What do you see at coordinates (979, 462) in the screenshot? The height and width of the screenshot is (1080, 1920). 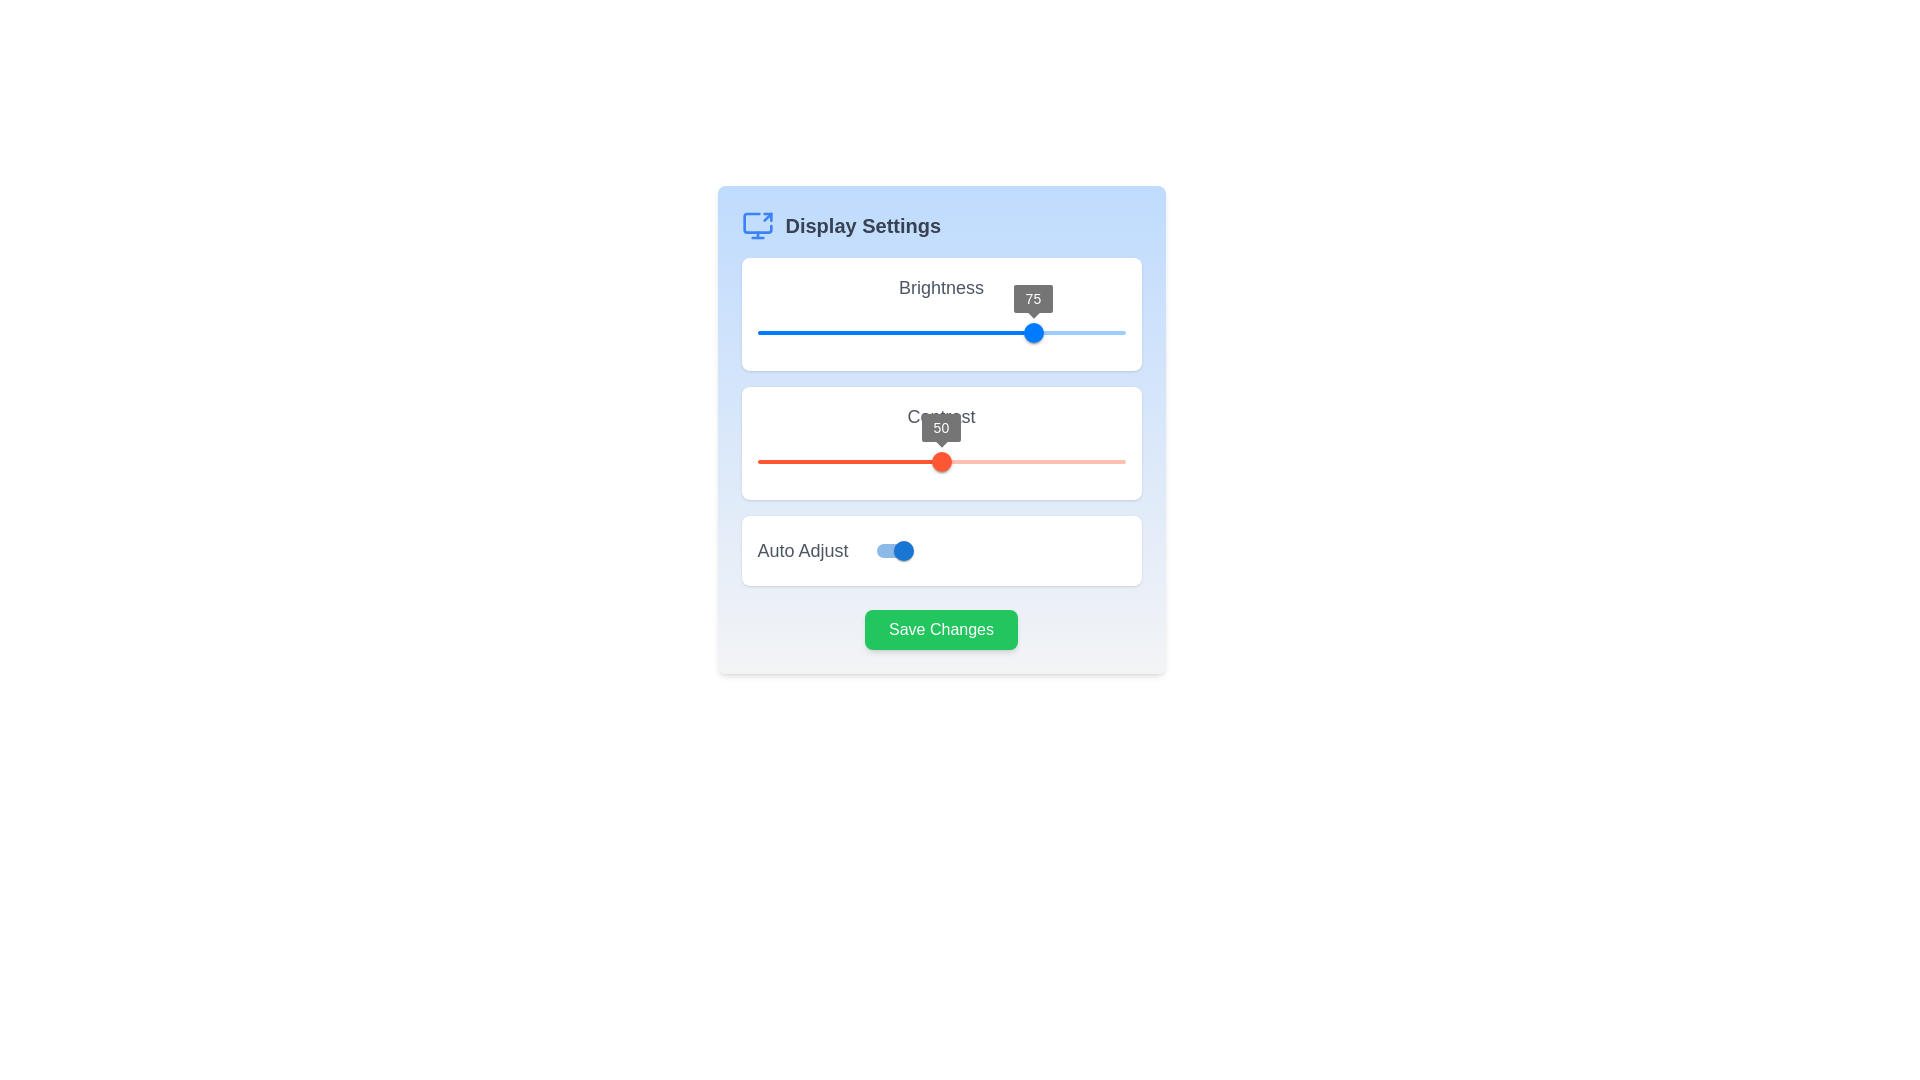 I see `the contrast` at bounding box center [979, 462].